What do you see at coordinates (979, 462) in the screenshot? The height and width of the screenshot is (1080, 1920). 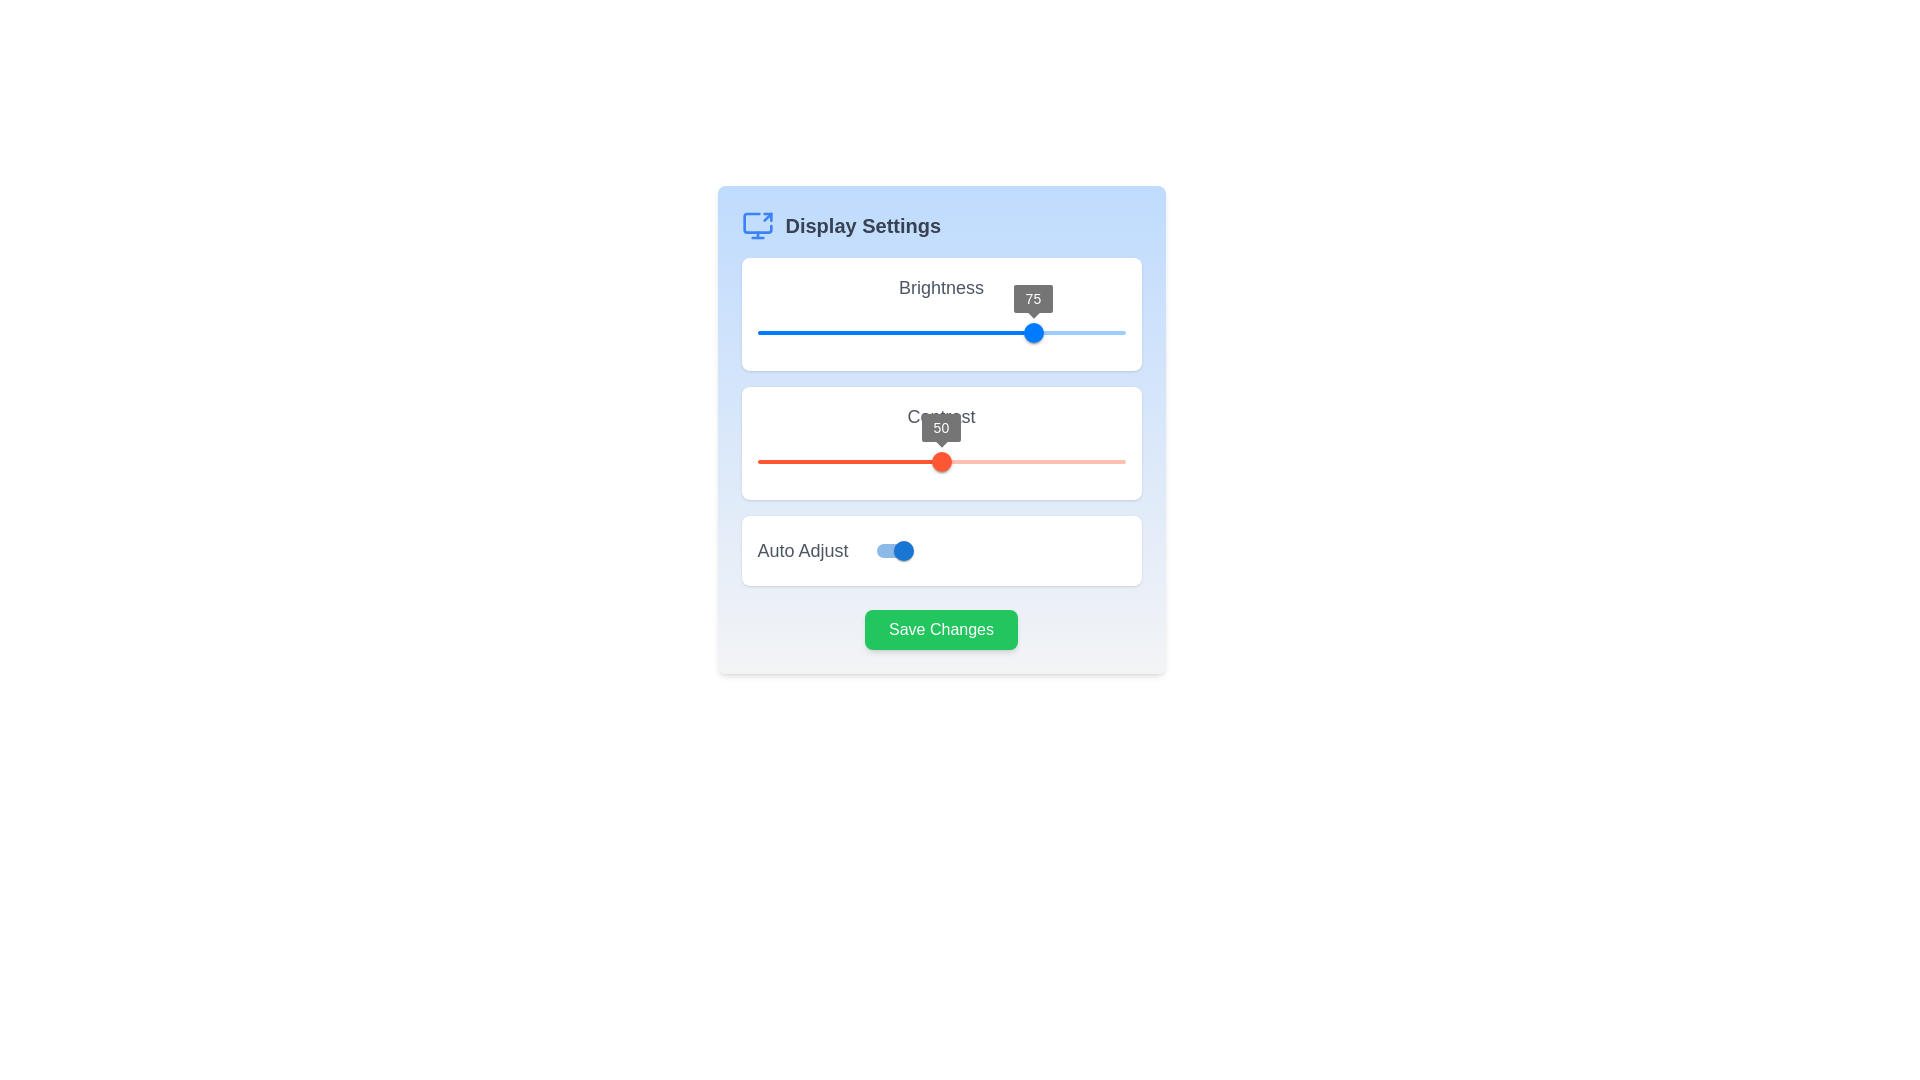 I see `the contrast` at bounding box center [979, 462].